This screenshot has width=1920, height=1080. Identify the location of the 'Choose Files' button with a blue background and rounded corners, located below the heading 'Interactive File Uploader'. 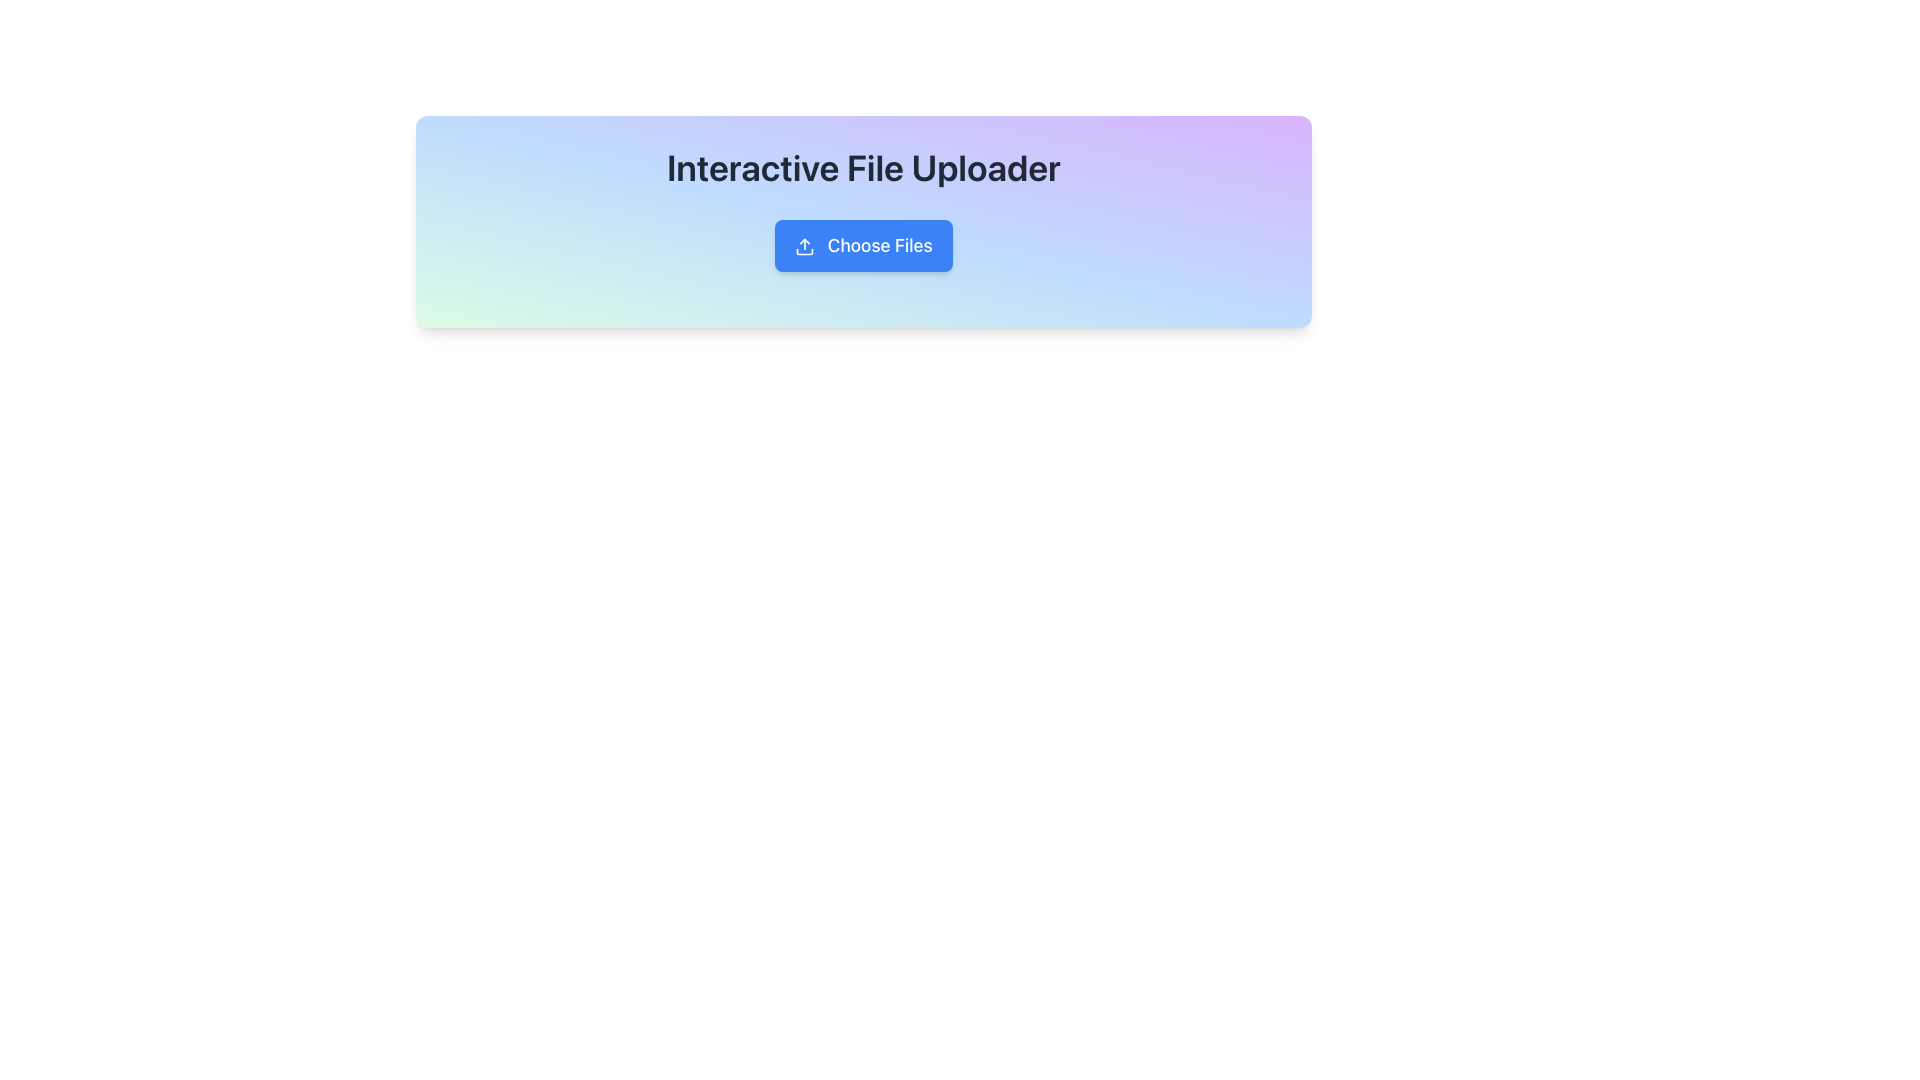
(864, 245).